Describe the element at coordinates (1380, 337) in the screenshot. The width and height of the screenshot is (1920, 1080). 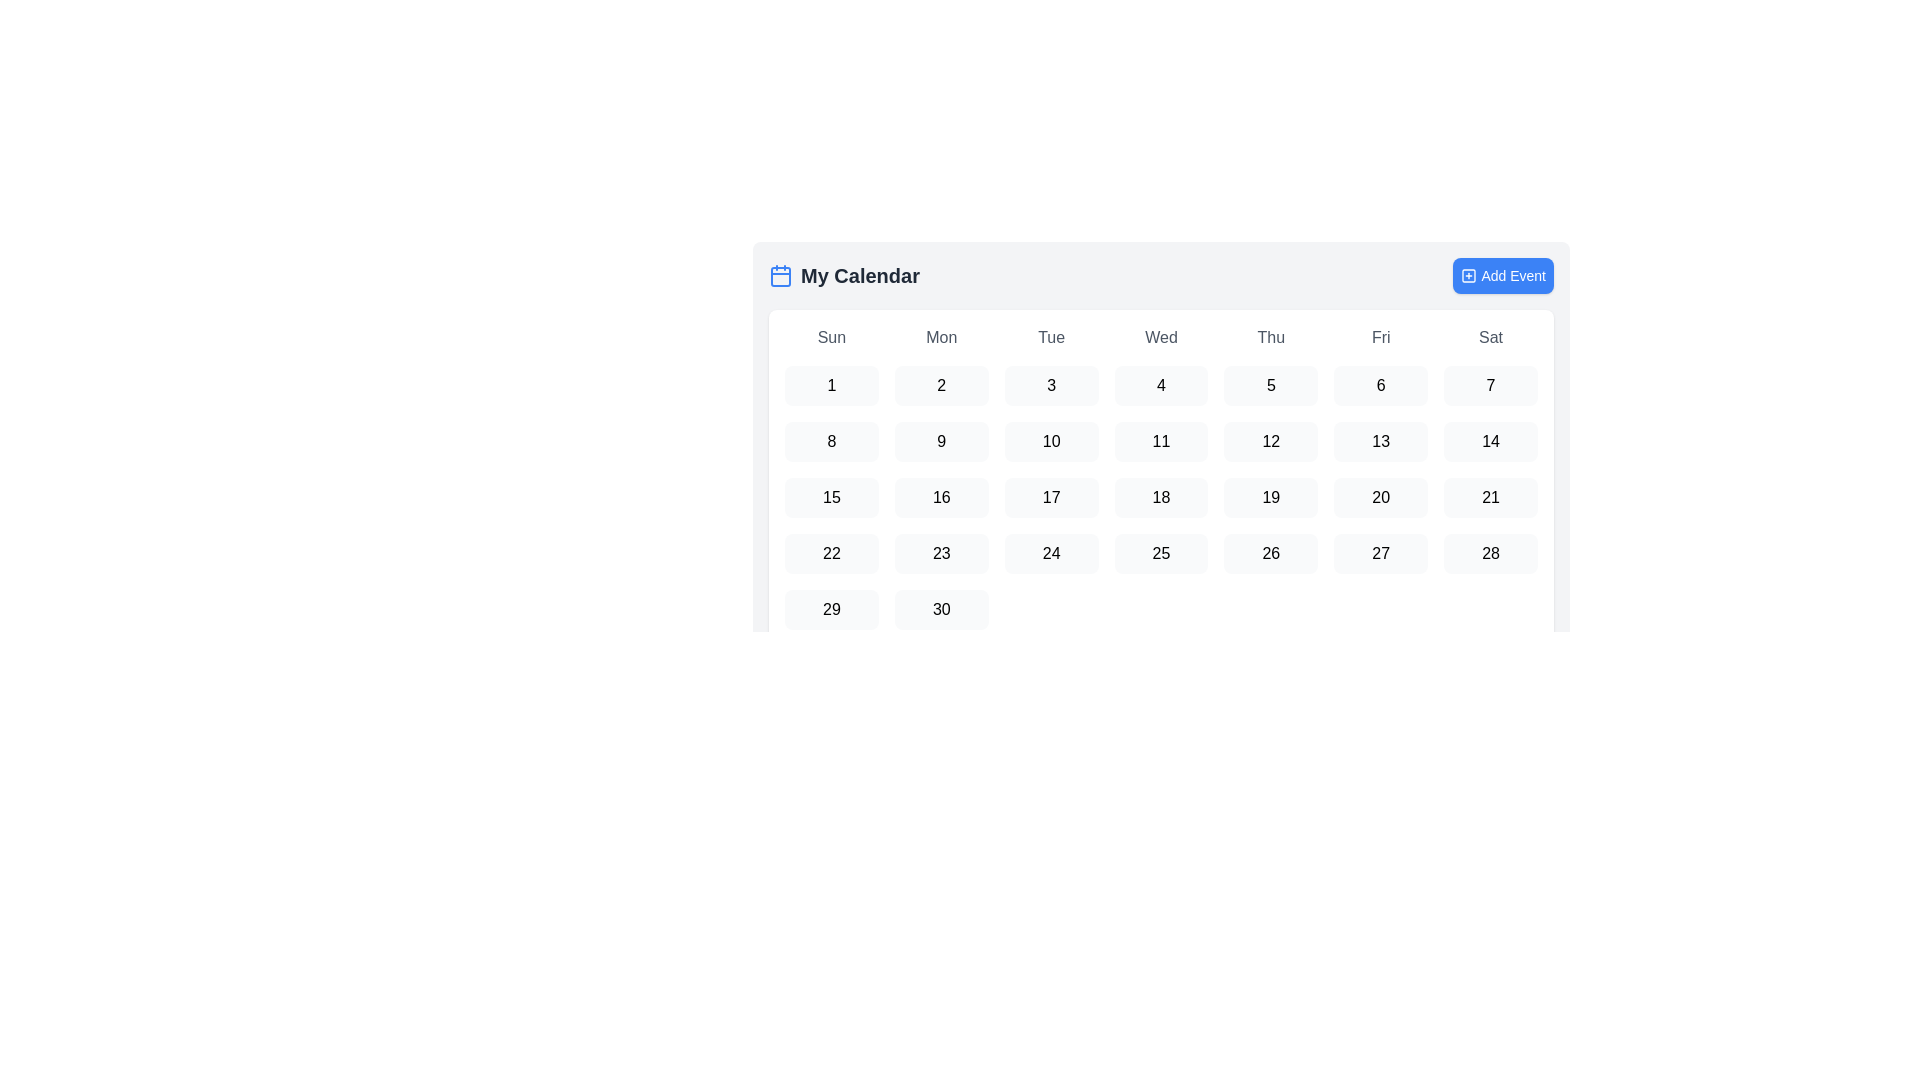
I see `the label displaying 'Fri', which is styled in gray and located in the 6th position of the top row in a 7-column grid representing the days of the week` at that location.